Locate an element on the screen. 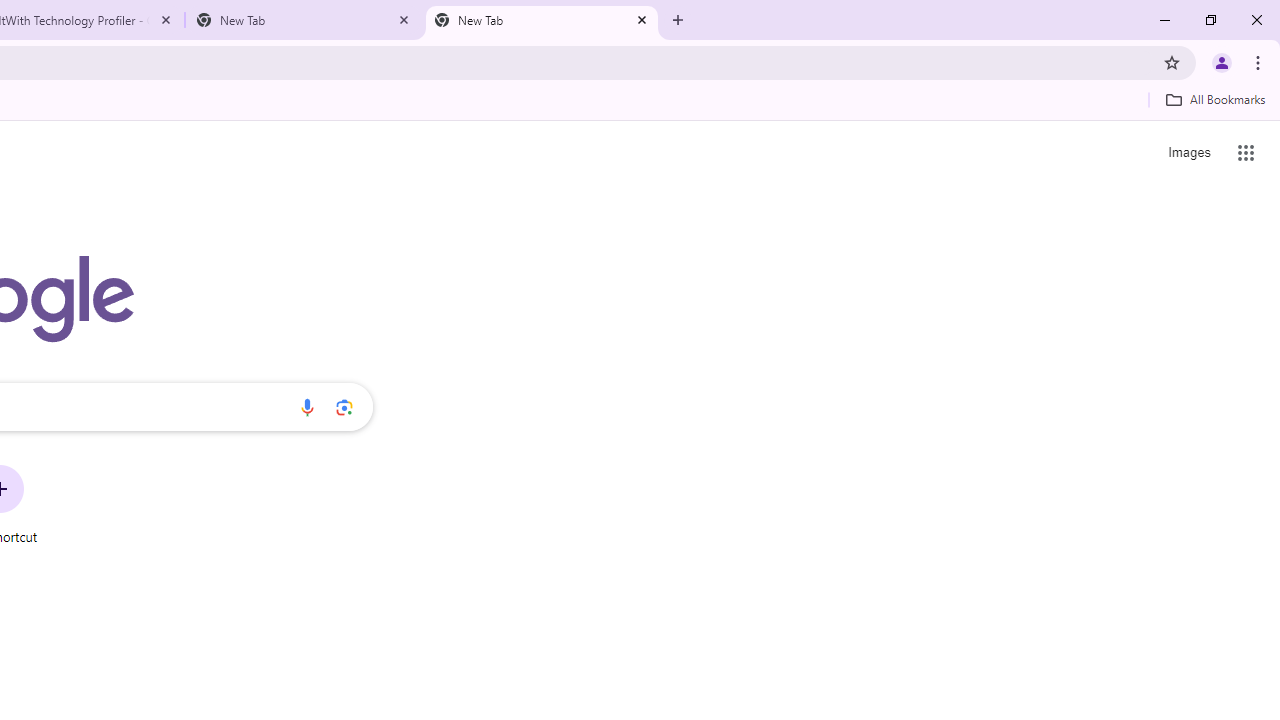  'Search by image' is located at coordinates (344, 406).